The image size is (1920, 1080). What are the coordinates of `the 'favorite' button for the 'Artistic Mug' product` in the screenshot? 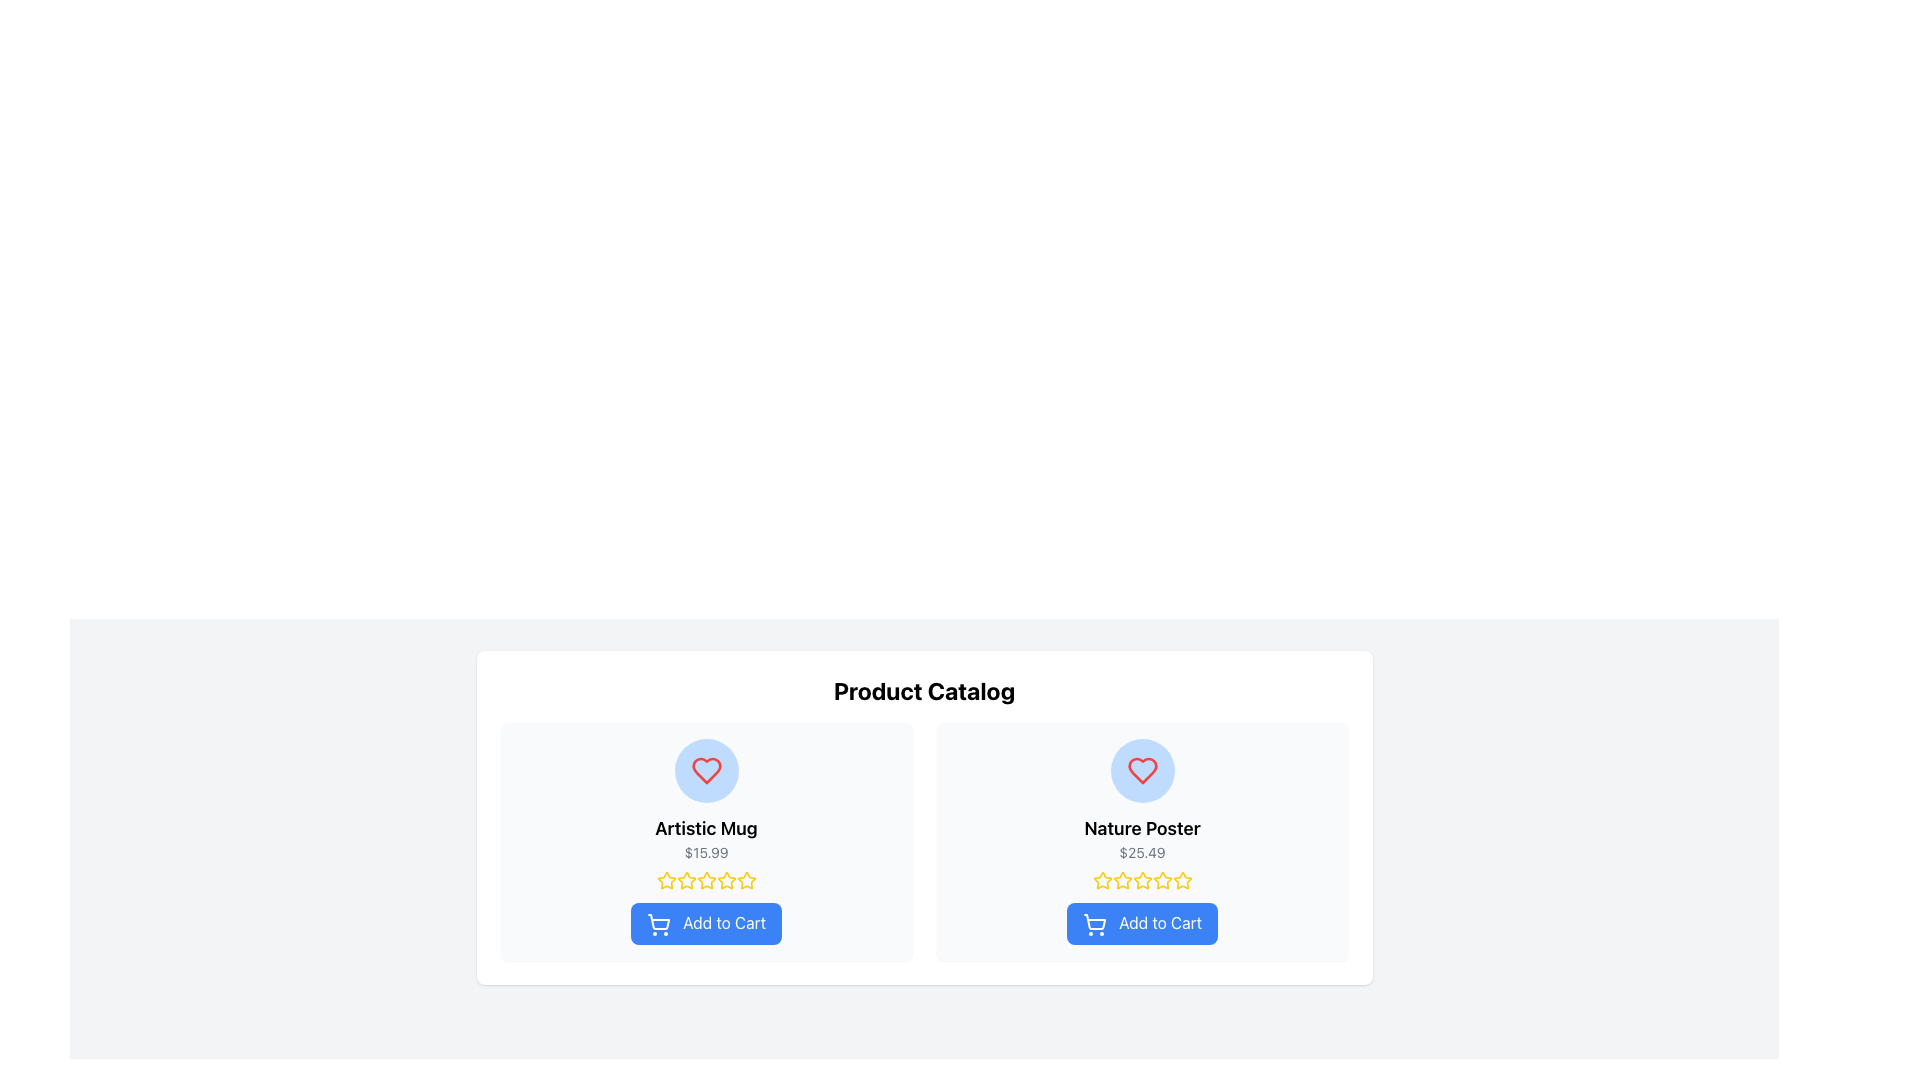 It's located at (706, 770).